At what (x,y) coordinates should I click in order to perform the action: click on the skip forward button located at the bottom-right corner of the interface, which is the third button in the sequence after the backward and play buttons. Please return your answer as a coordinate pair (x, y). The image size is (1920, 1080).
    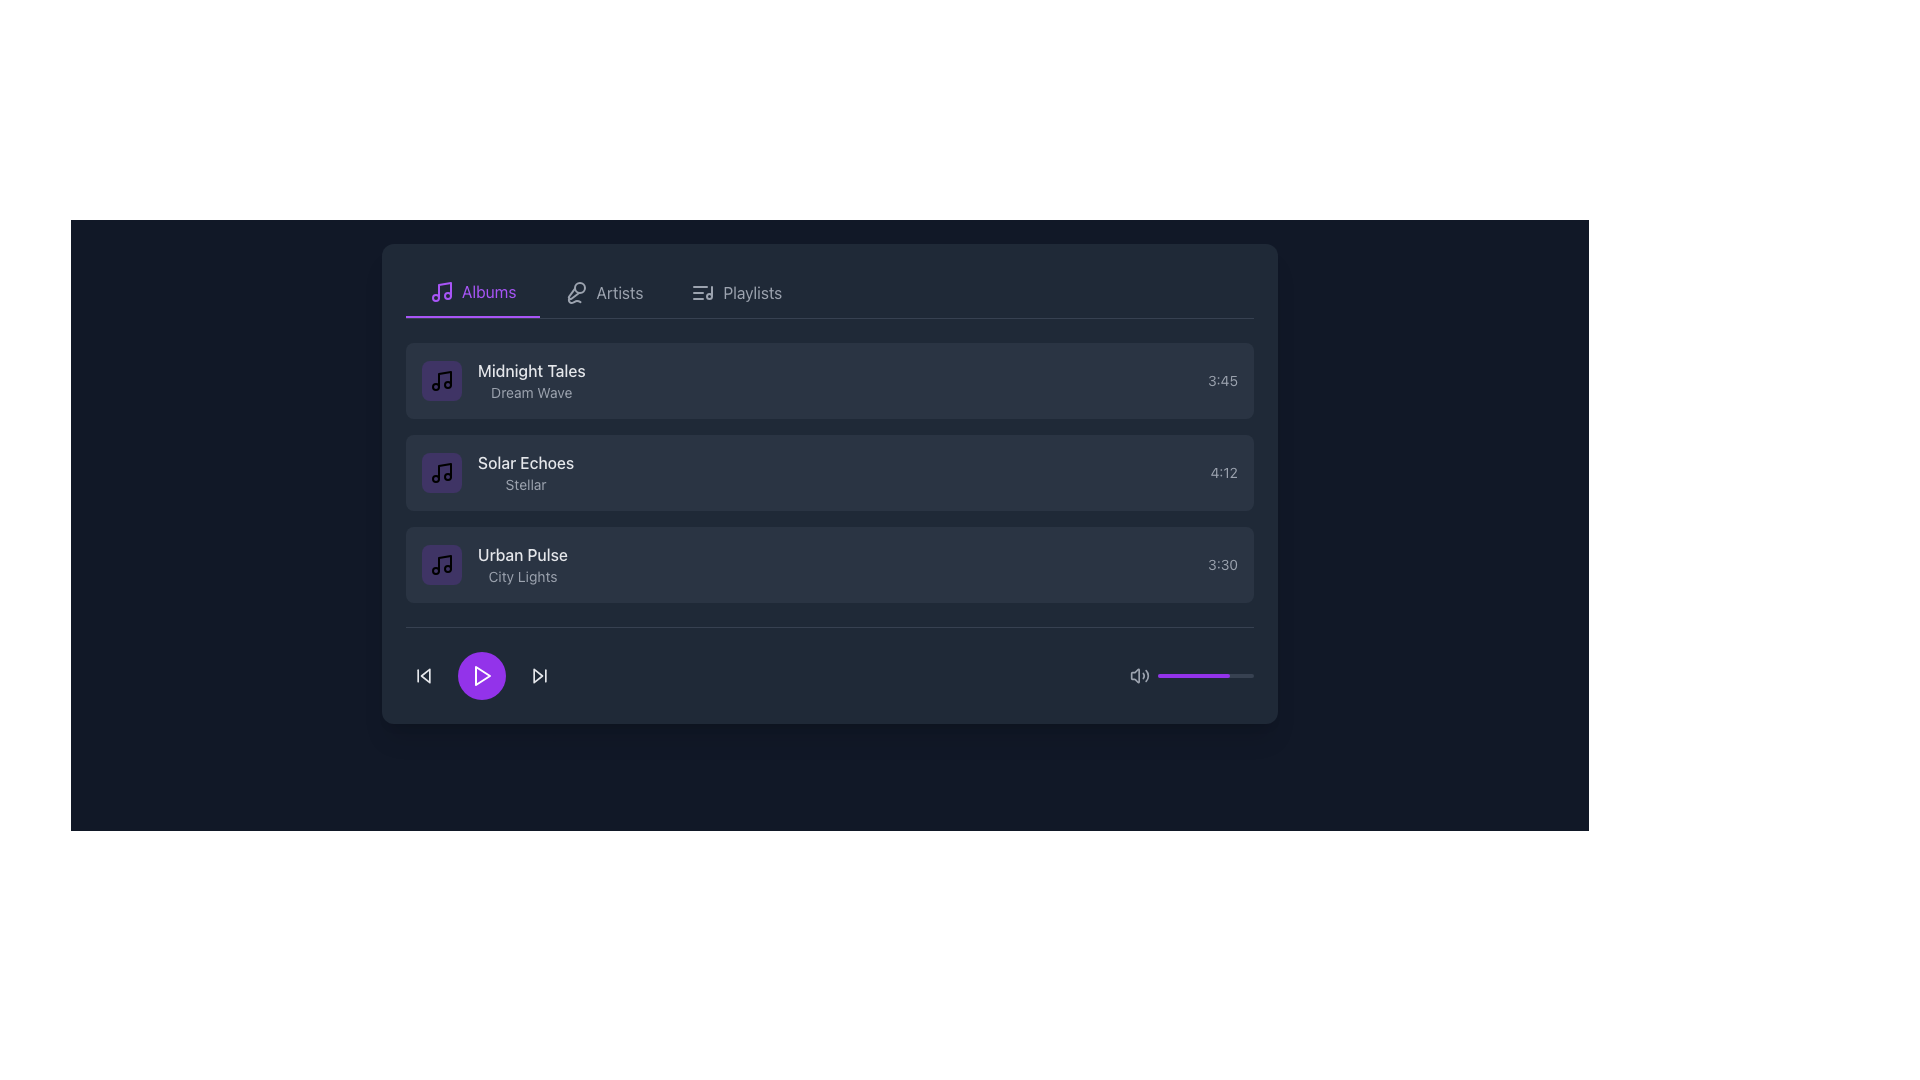
    Looking at the image, I should click on (539, 675).